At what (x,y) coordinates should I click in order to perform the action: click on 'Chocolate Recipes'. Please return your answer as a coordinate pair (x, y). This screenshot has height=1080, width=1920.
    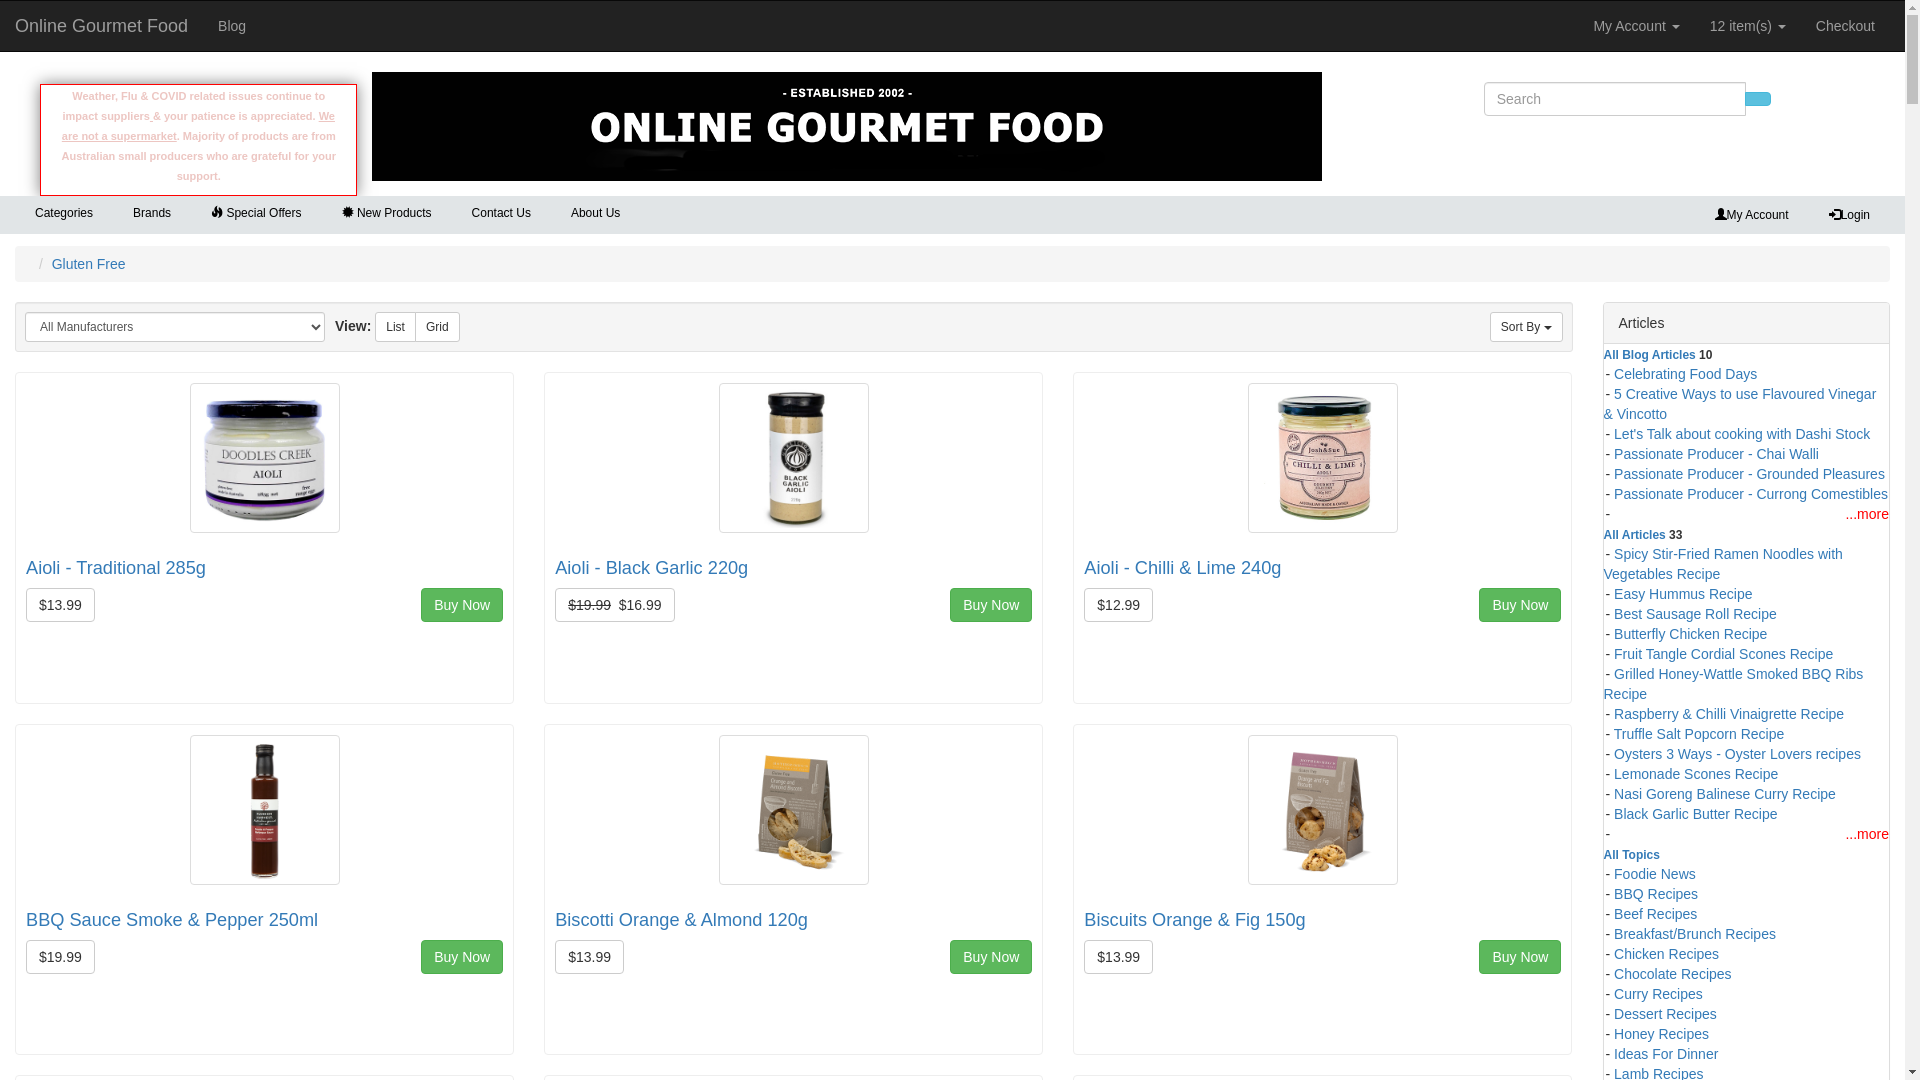
    Looking at the image, I should click on (1673, 971).